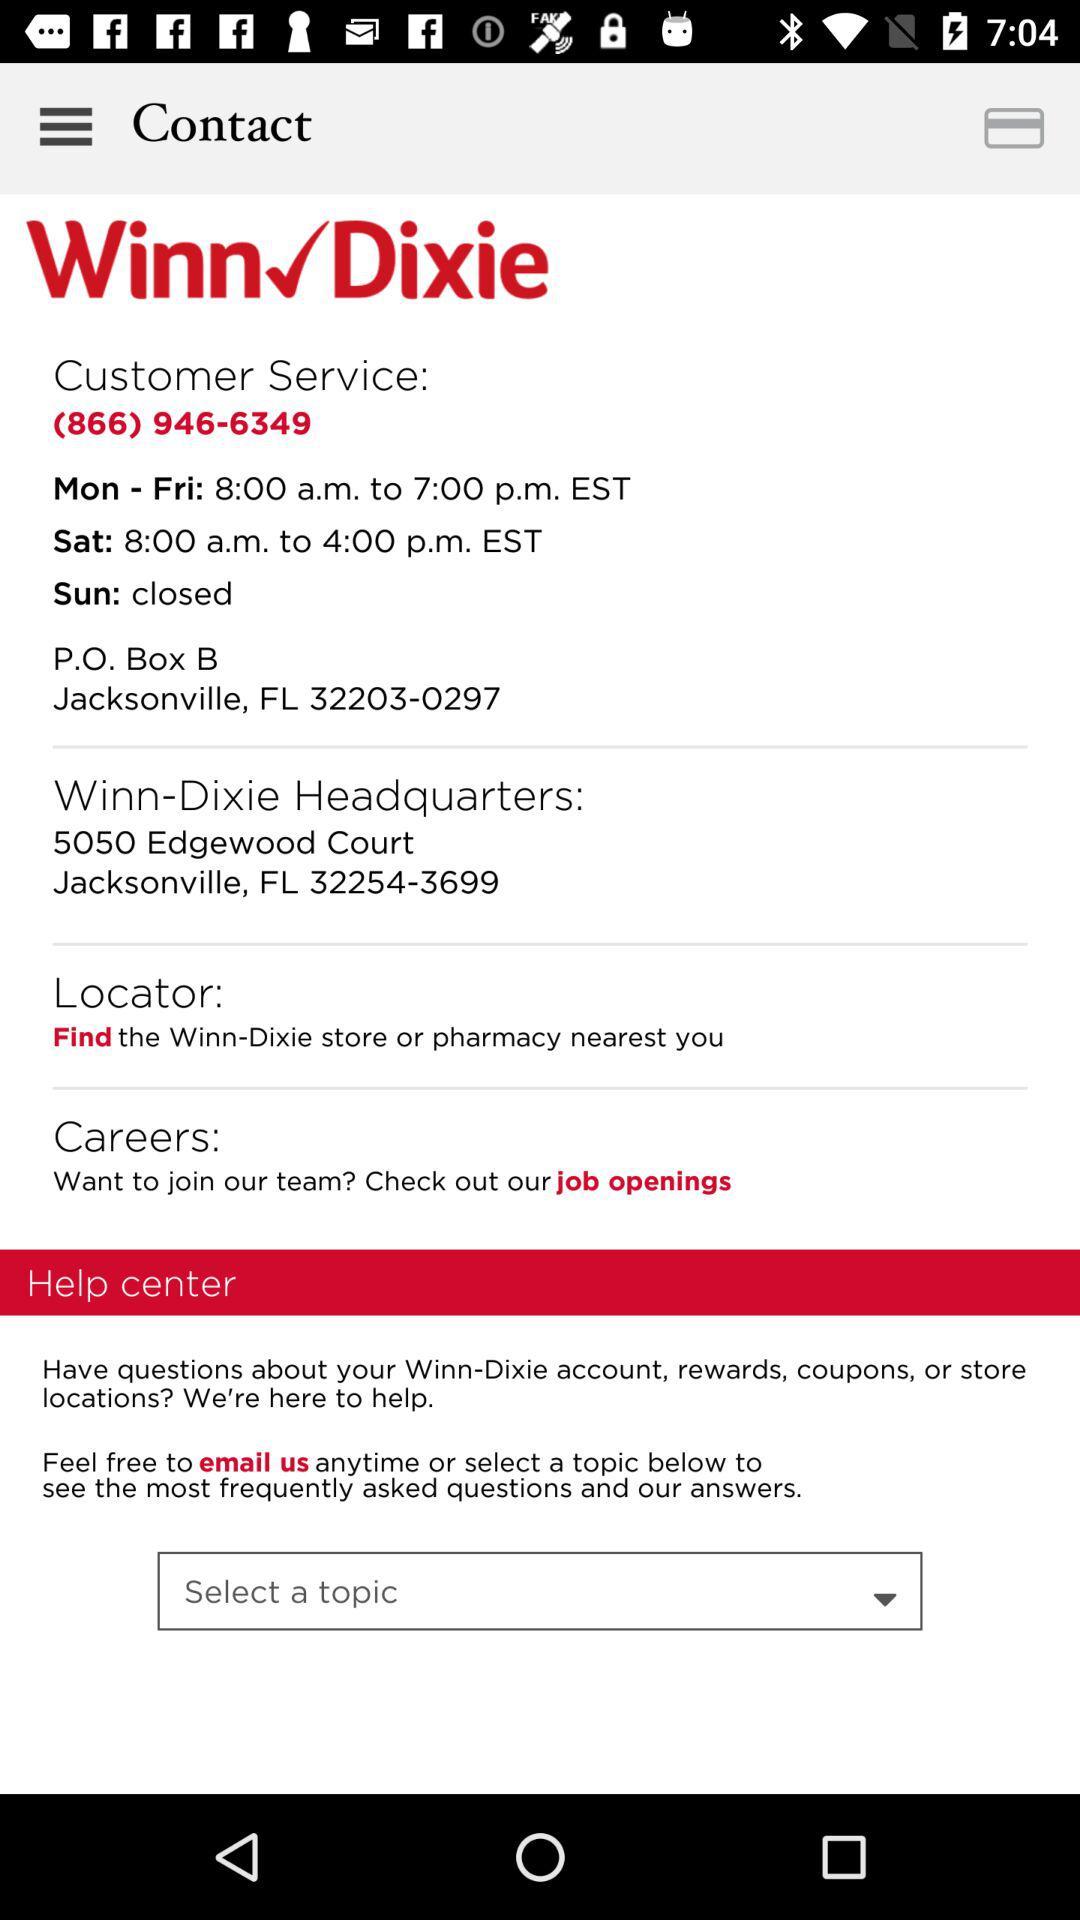 The height and width of the screenshot is (1920, 1080). Describe the element at coordinates (128, 487) in the screenshot. I see `the icon above sat:` at that location.